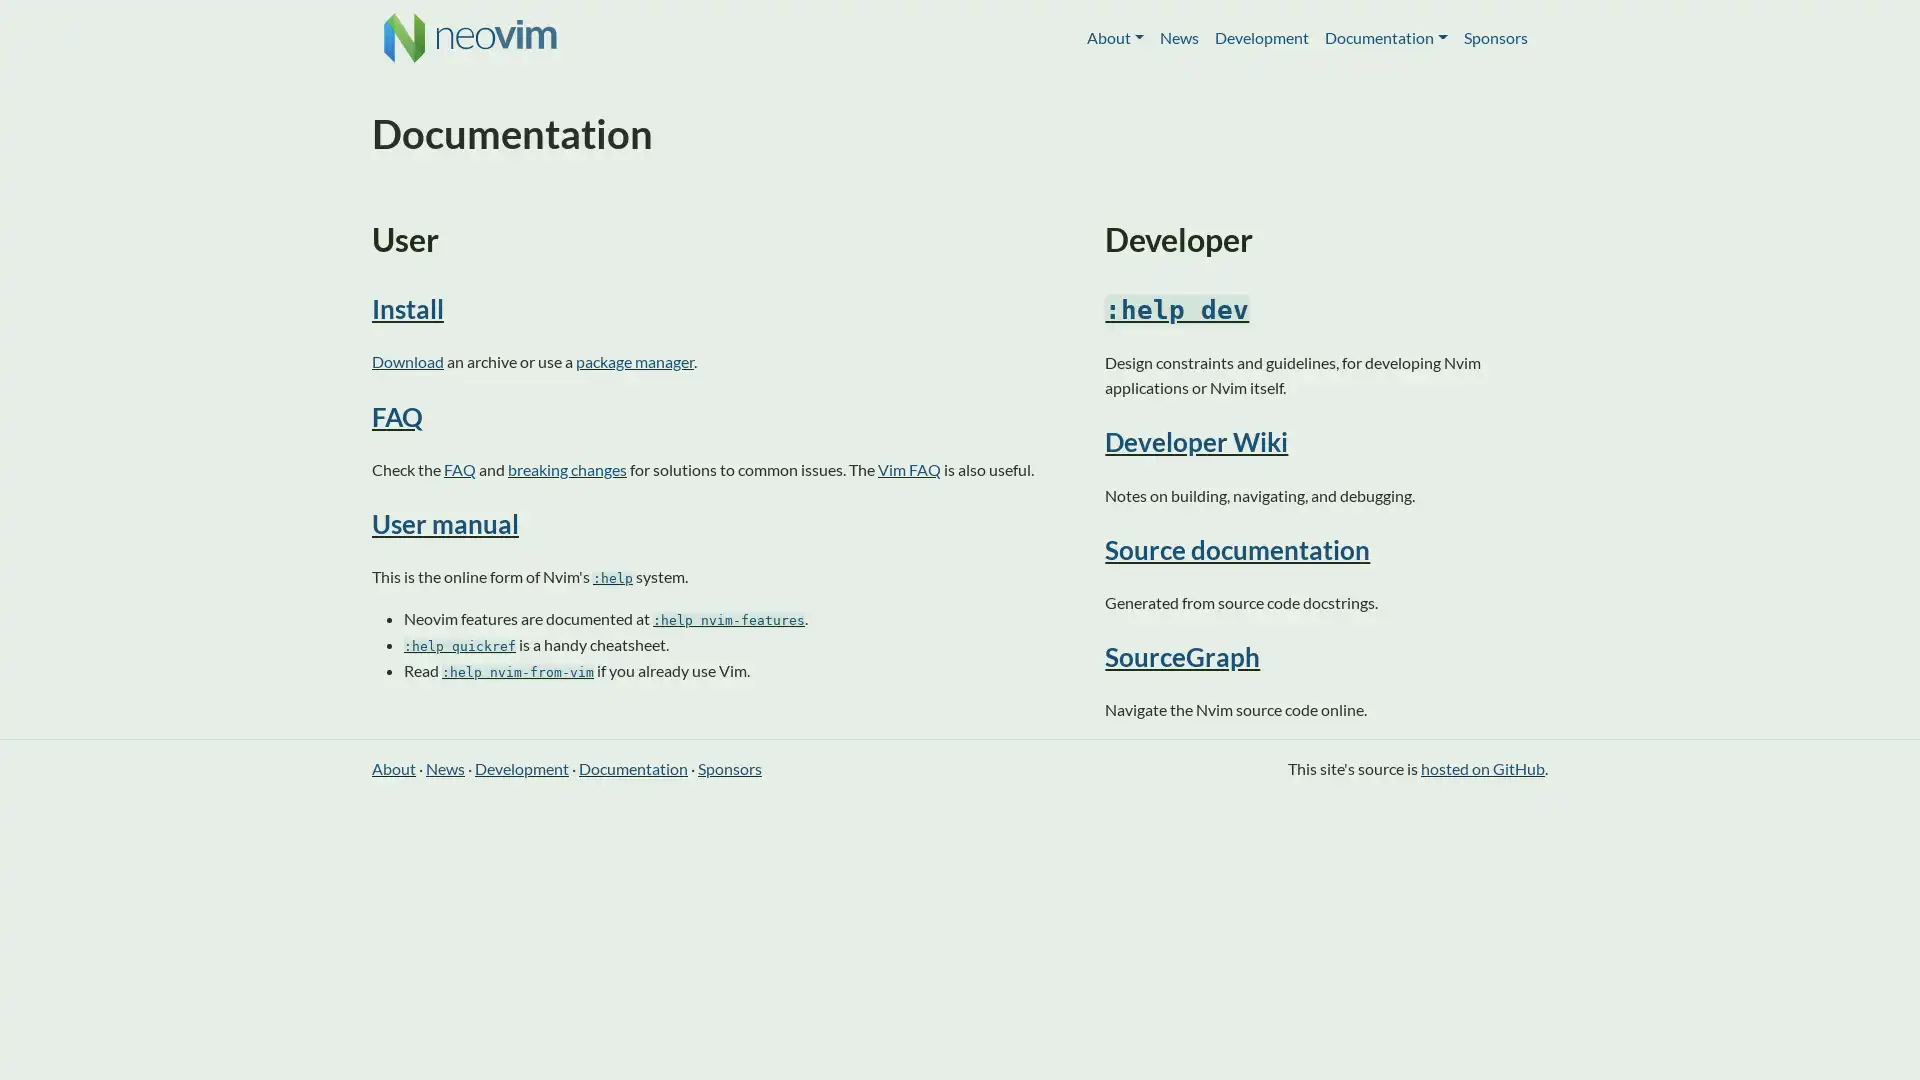 This screenshot has height=1080, width=1920. I want to click on Documentation, so click(1385, 37).